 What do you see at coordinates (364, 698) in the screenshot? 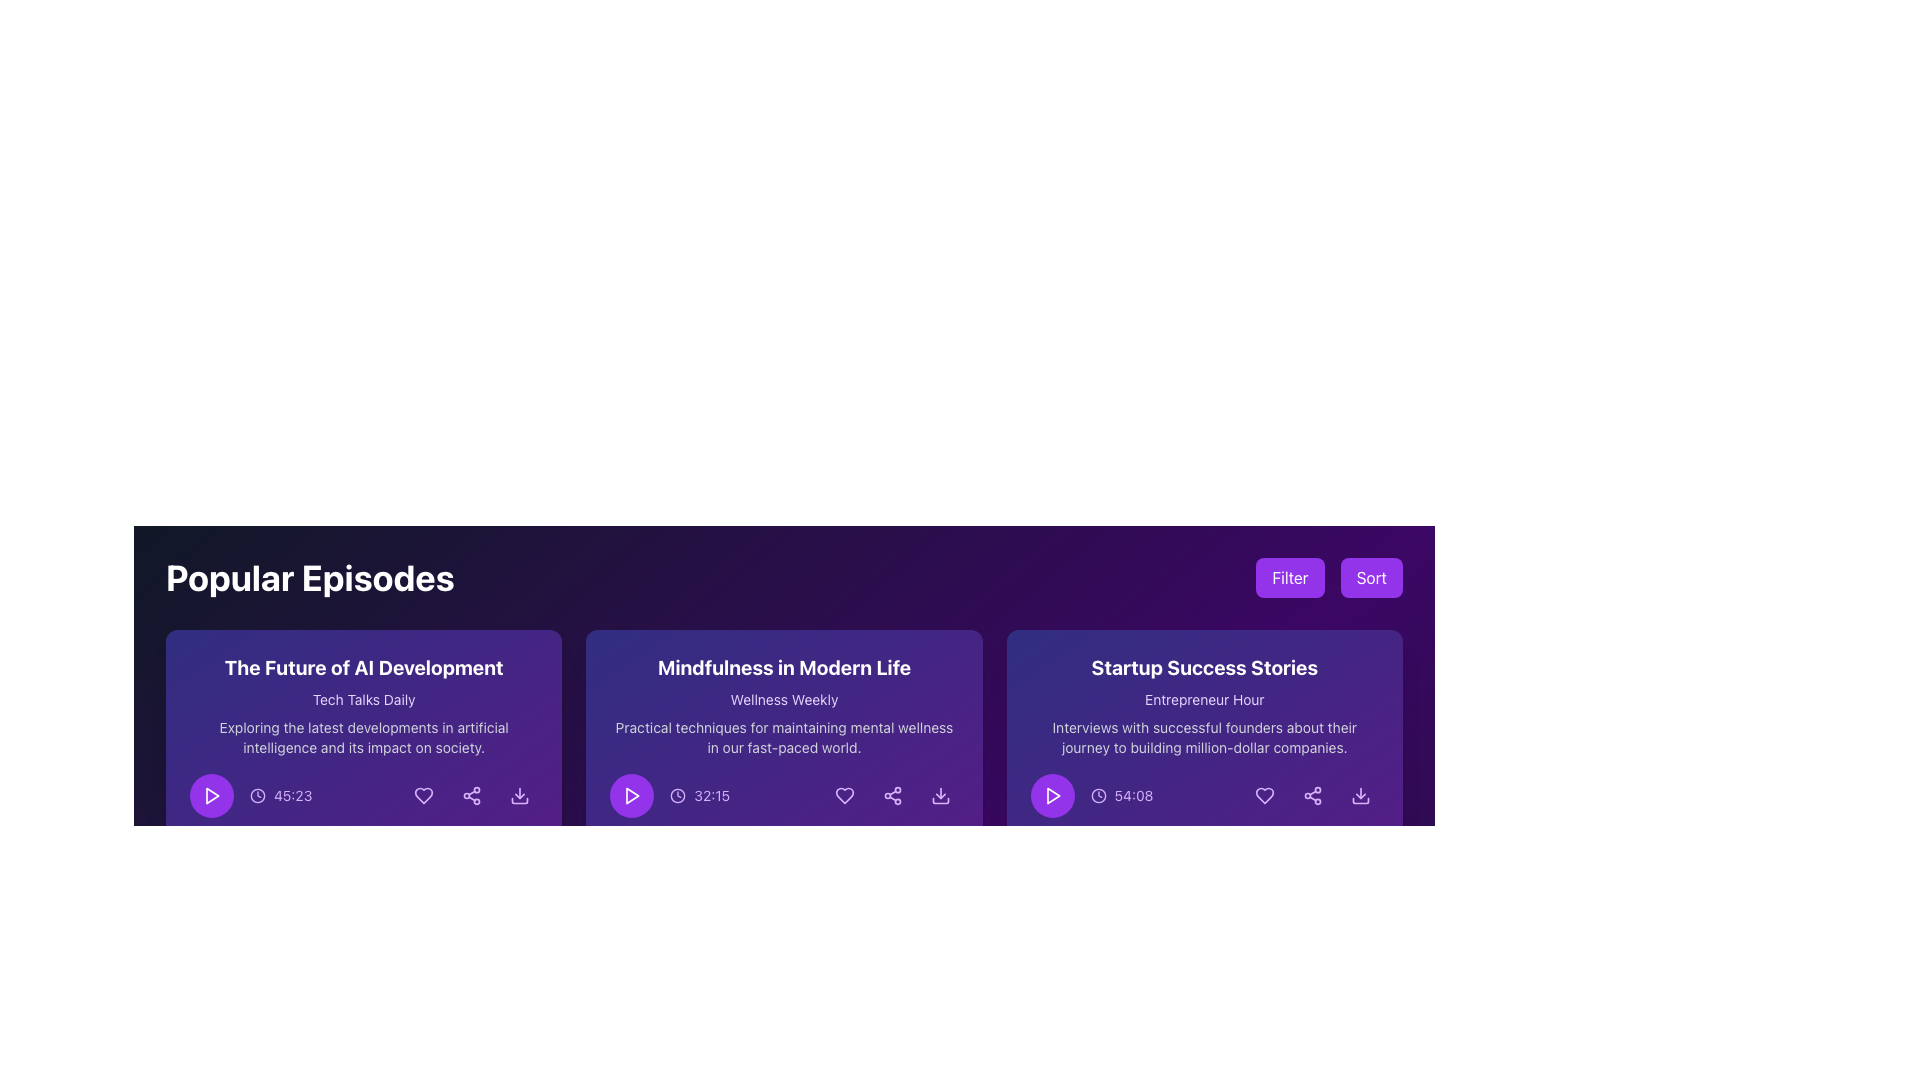
I see `the label displaying 'Tech Talks Daily' which is styled in a small-sized font with light purple color, located beneath the title 'The Future of AI Development' and above the descriptive paragraph` at bounding box center [364, 698].